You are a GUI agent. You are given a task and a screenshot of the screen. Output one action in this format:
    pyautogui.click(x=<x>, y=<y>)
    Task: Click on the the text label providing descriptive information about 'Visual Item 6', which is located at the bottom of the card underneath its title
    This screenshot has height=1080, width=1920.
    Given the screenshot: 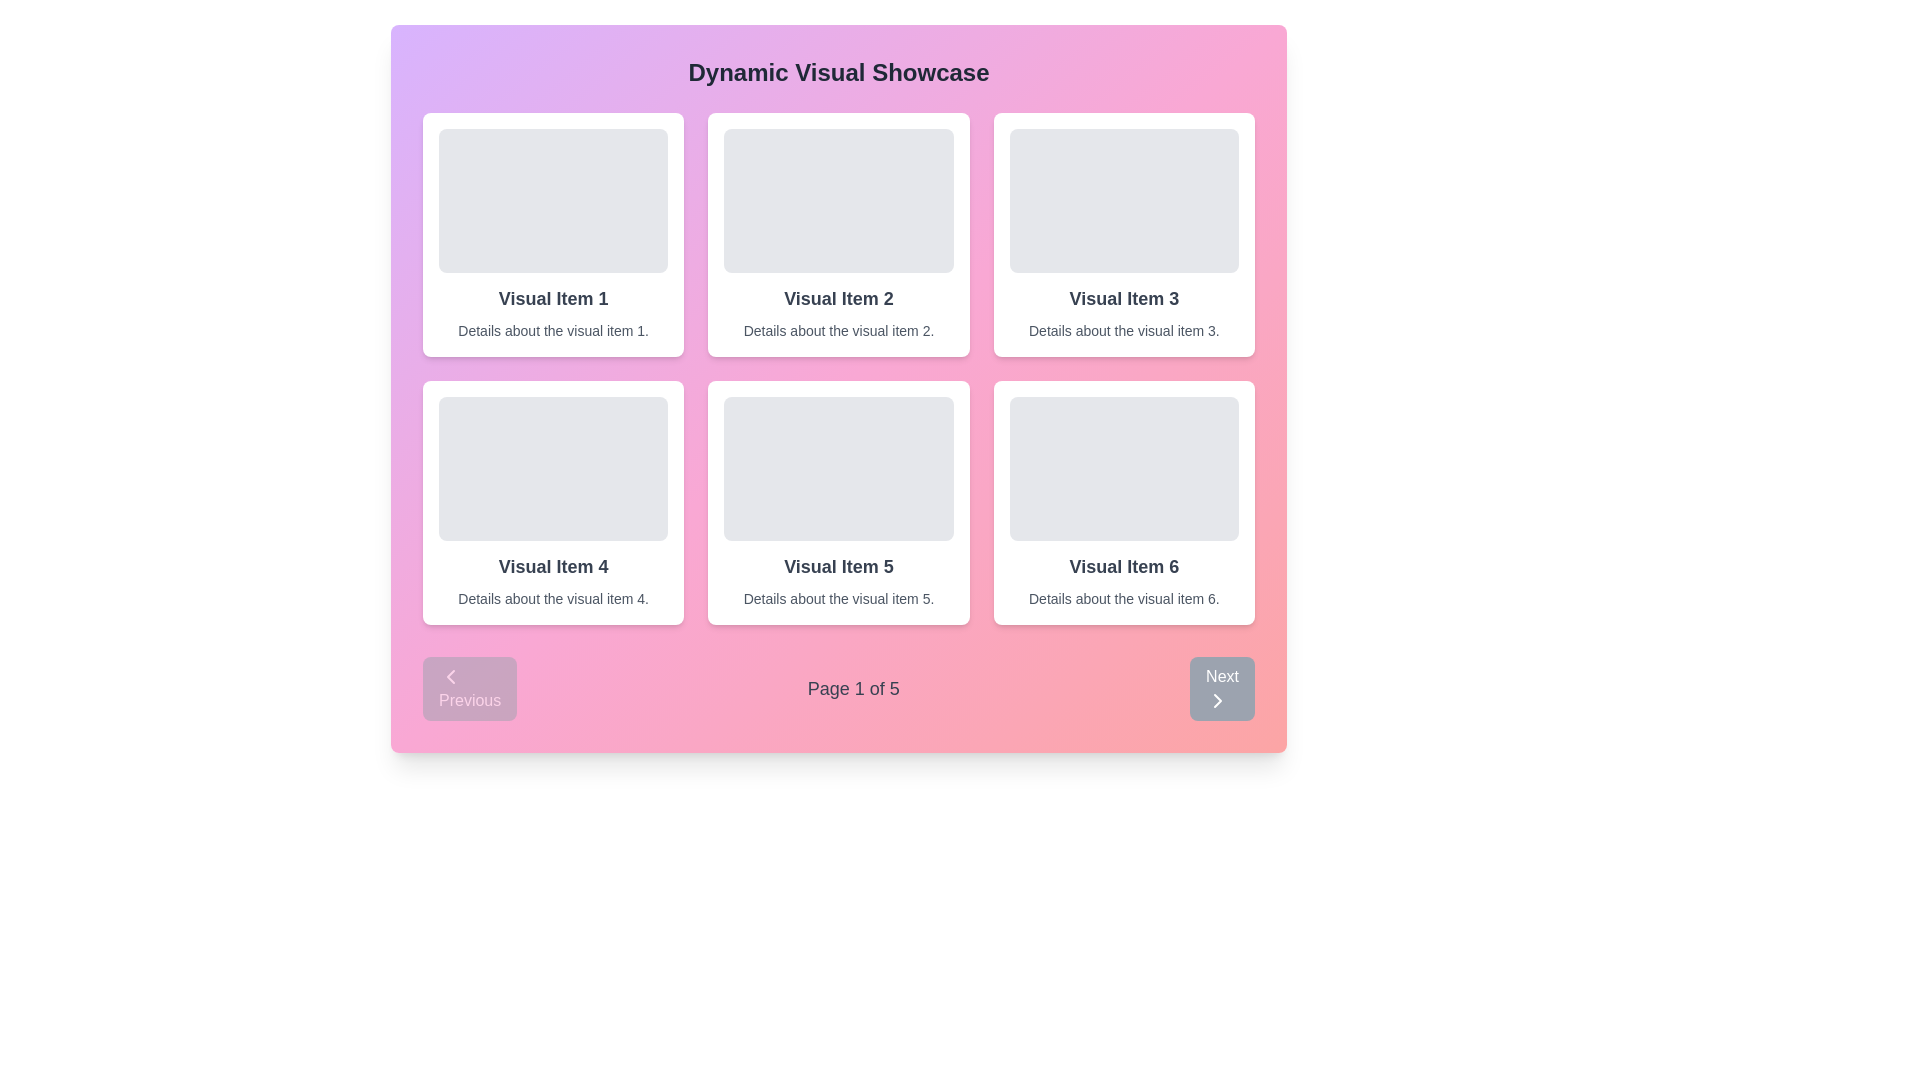 What is the action you would take?
    pyautogui.click(x=1124, y=597)
    